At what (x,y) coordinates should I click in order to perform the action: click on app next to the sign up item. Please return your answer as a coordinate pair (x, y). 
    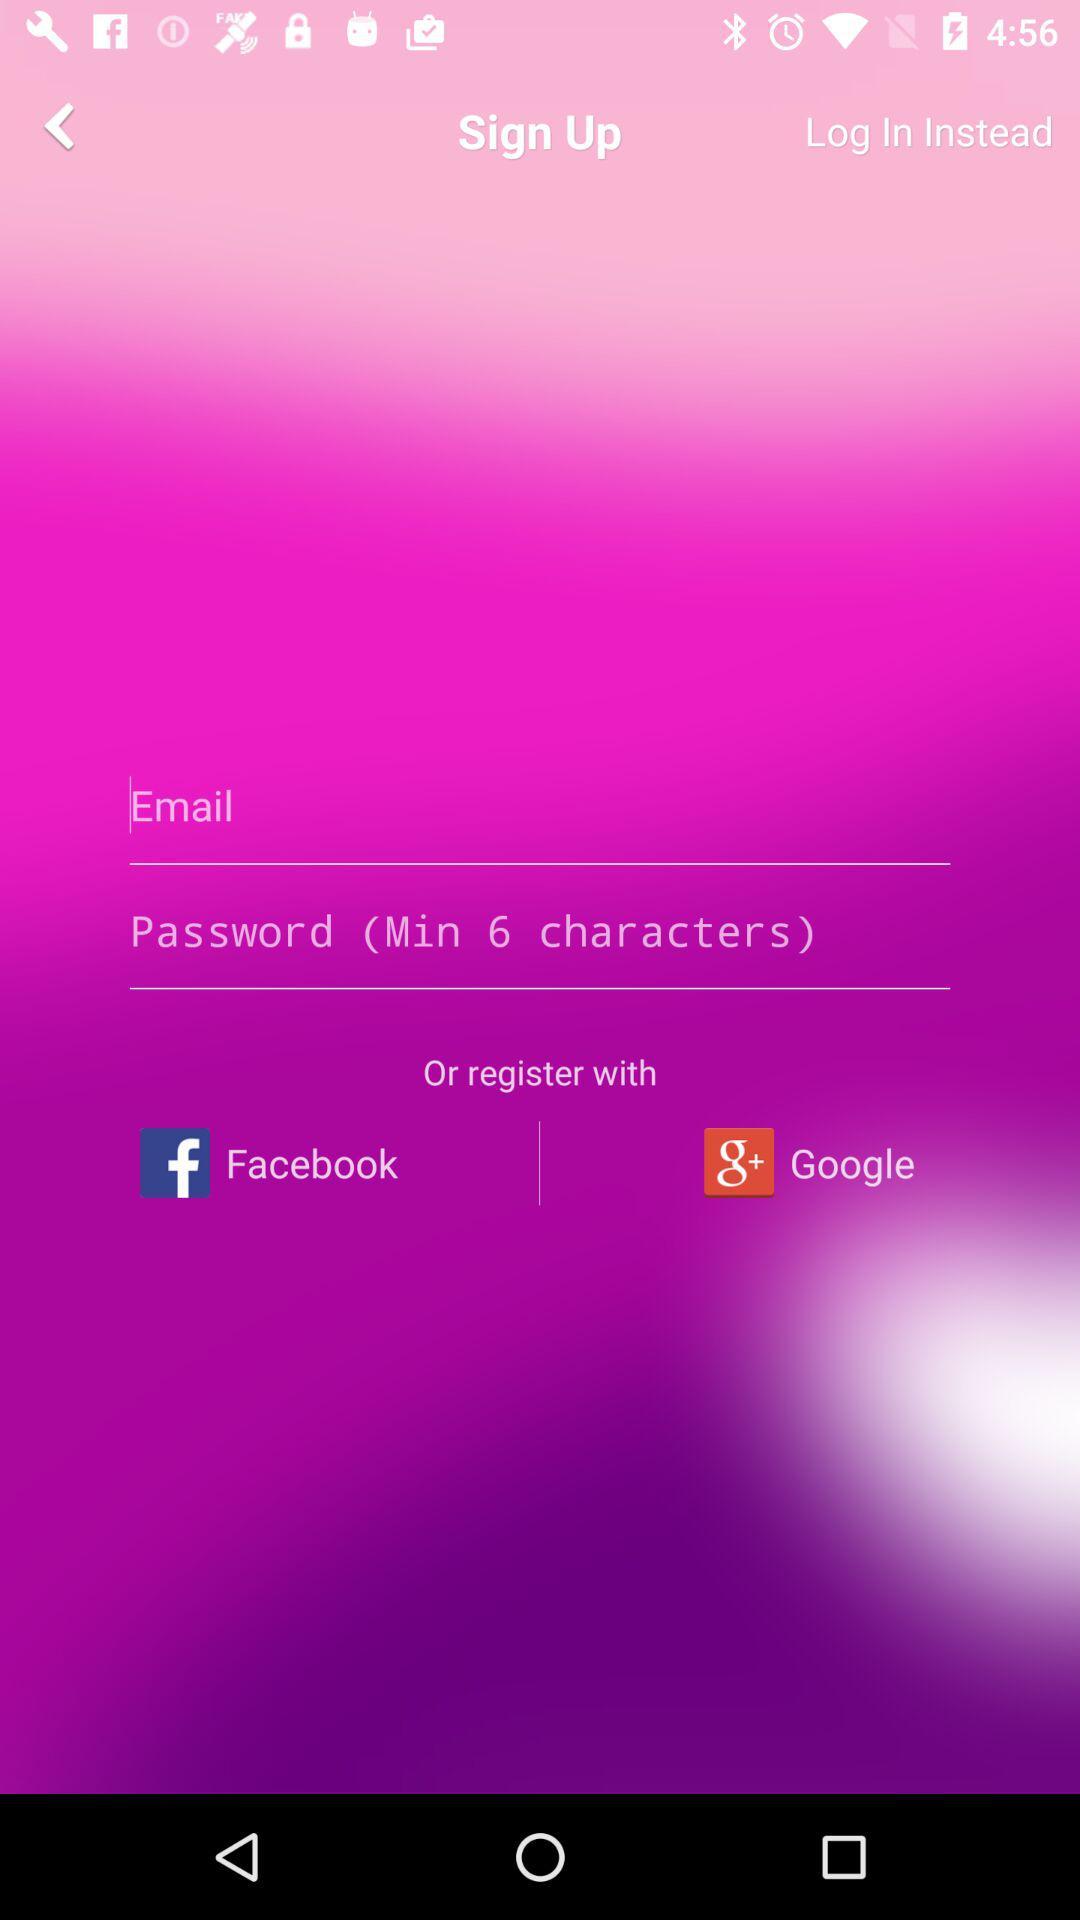
    Looking at the image, I should click on (855, 130).